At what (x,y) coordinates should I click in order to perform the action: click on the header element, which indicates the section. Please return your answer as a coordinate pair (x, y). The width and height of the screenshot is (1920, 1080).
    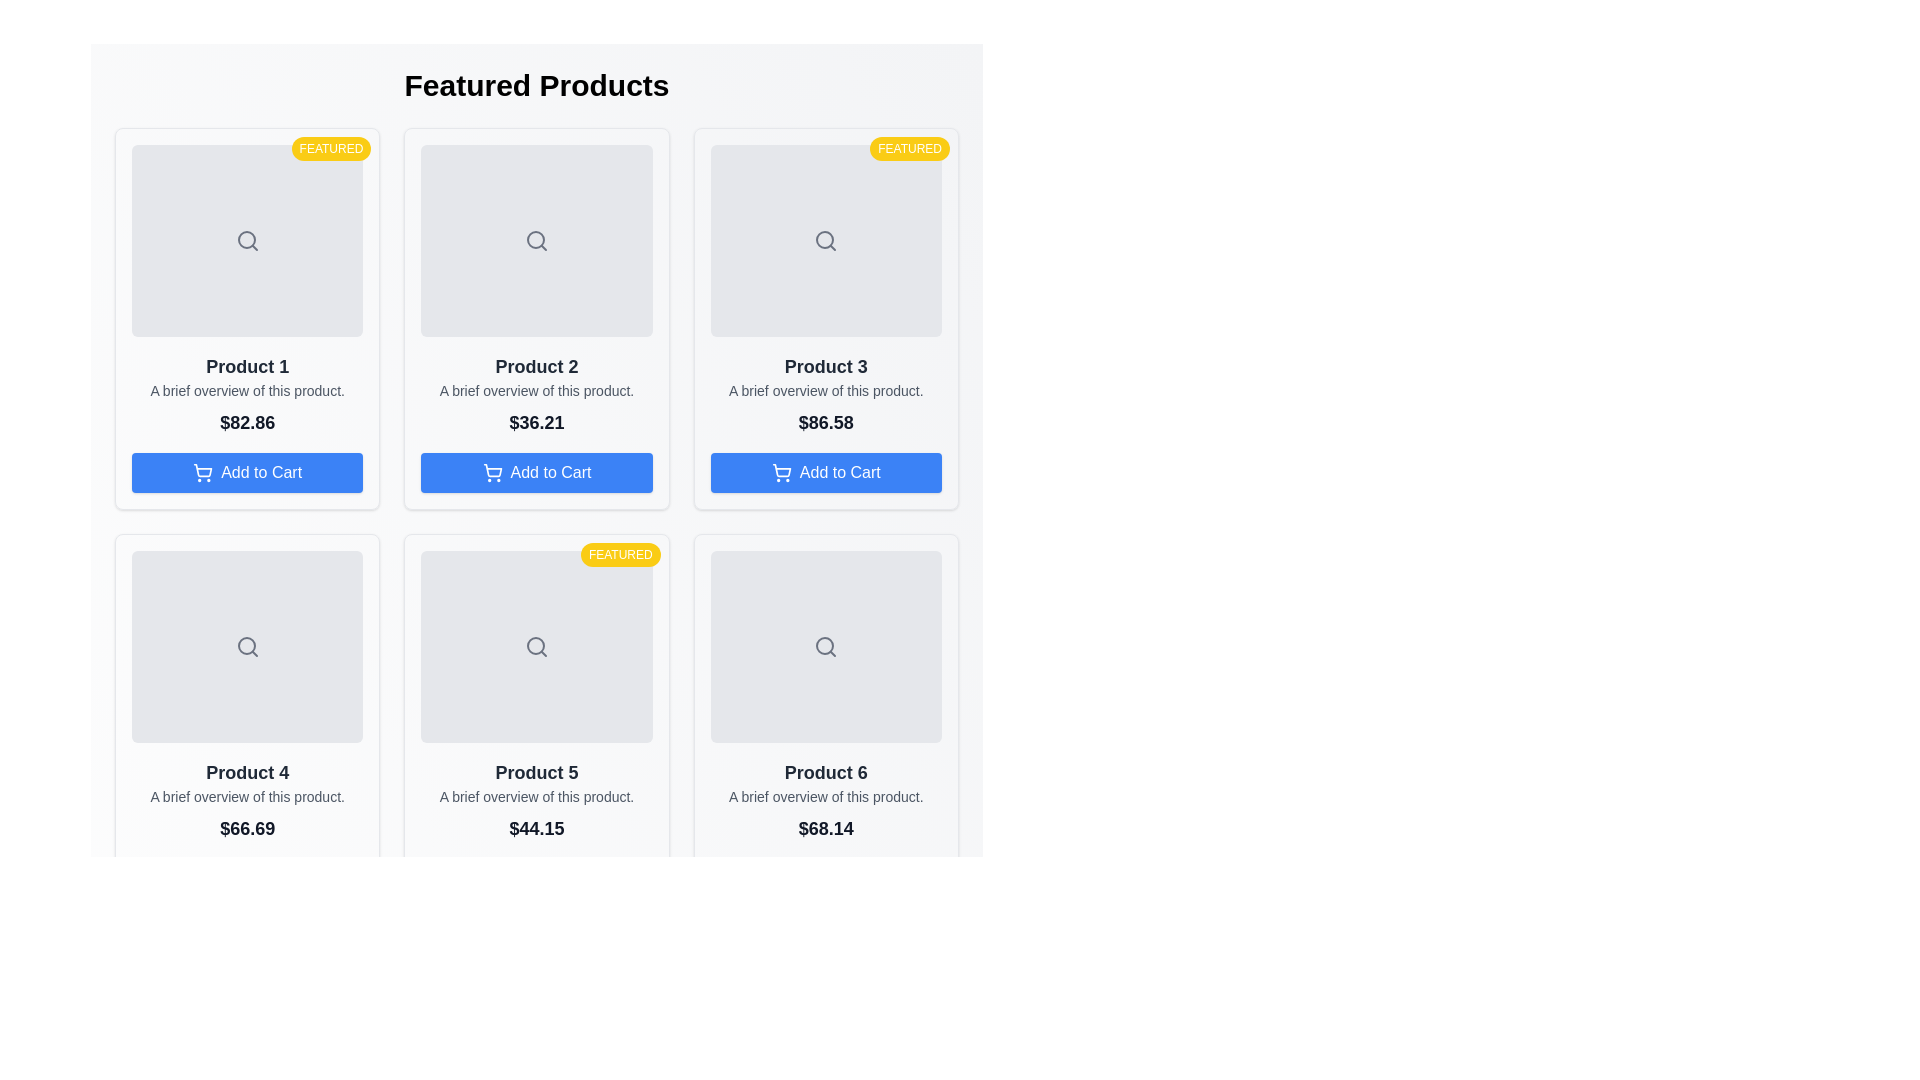
    Looking at the image, I should click on (537, 84).